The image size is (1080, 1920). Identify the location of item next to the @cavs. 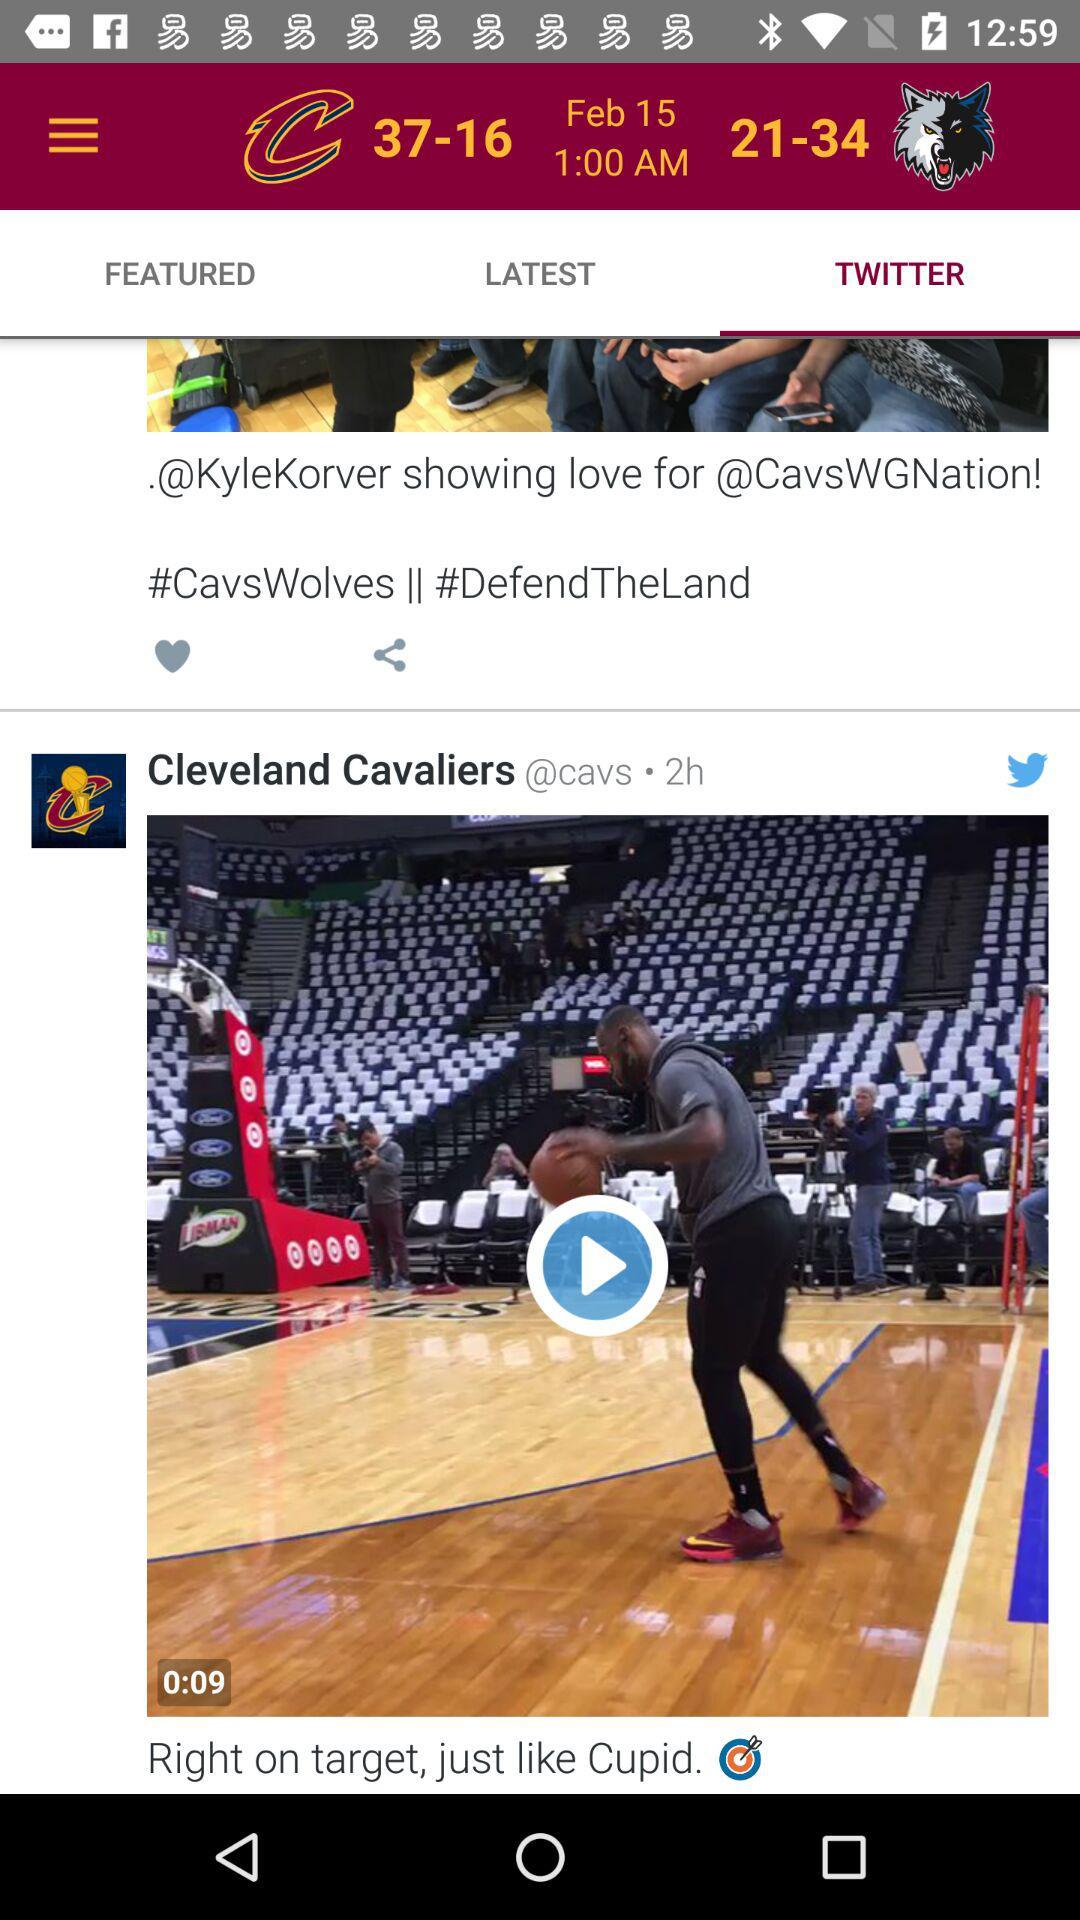
(330, 767).